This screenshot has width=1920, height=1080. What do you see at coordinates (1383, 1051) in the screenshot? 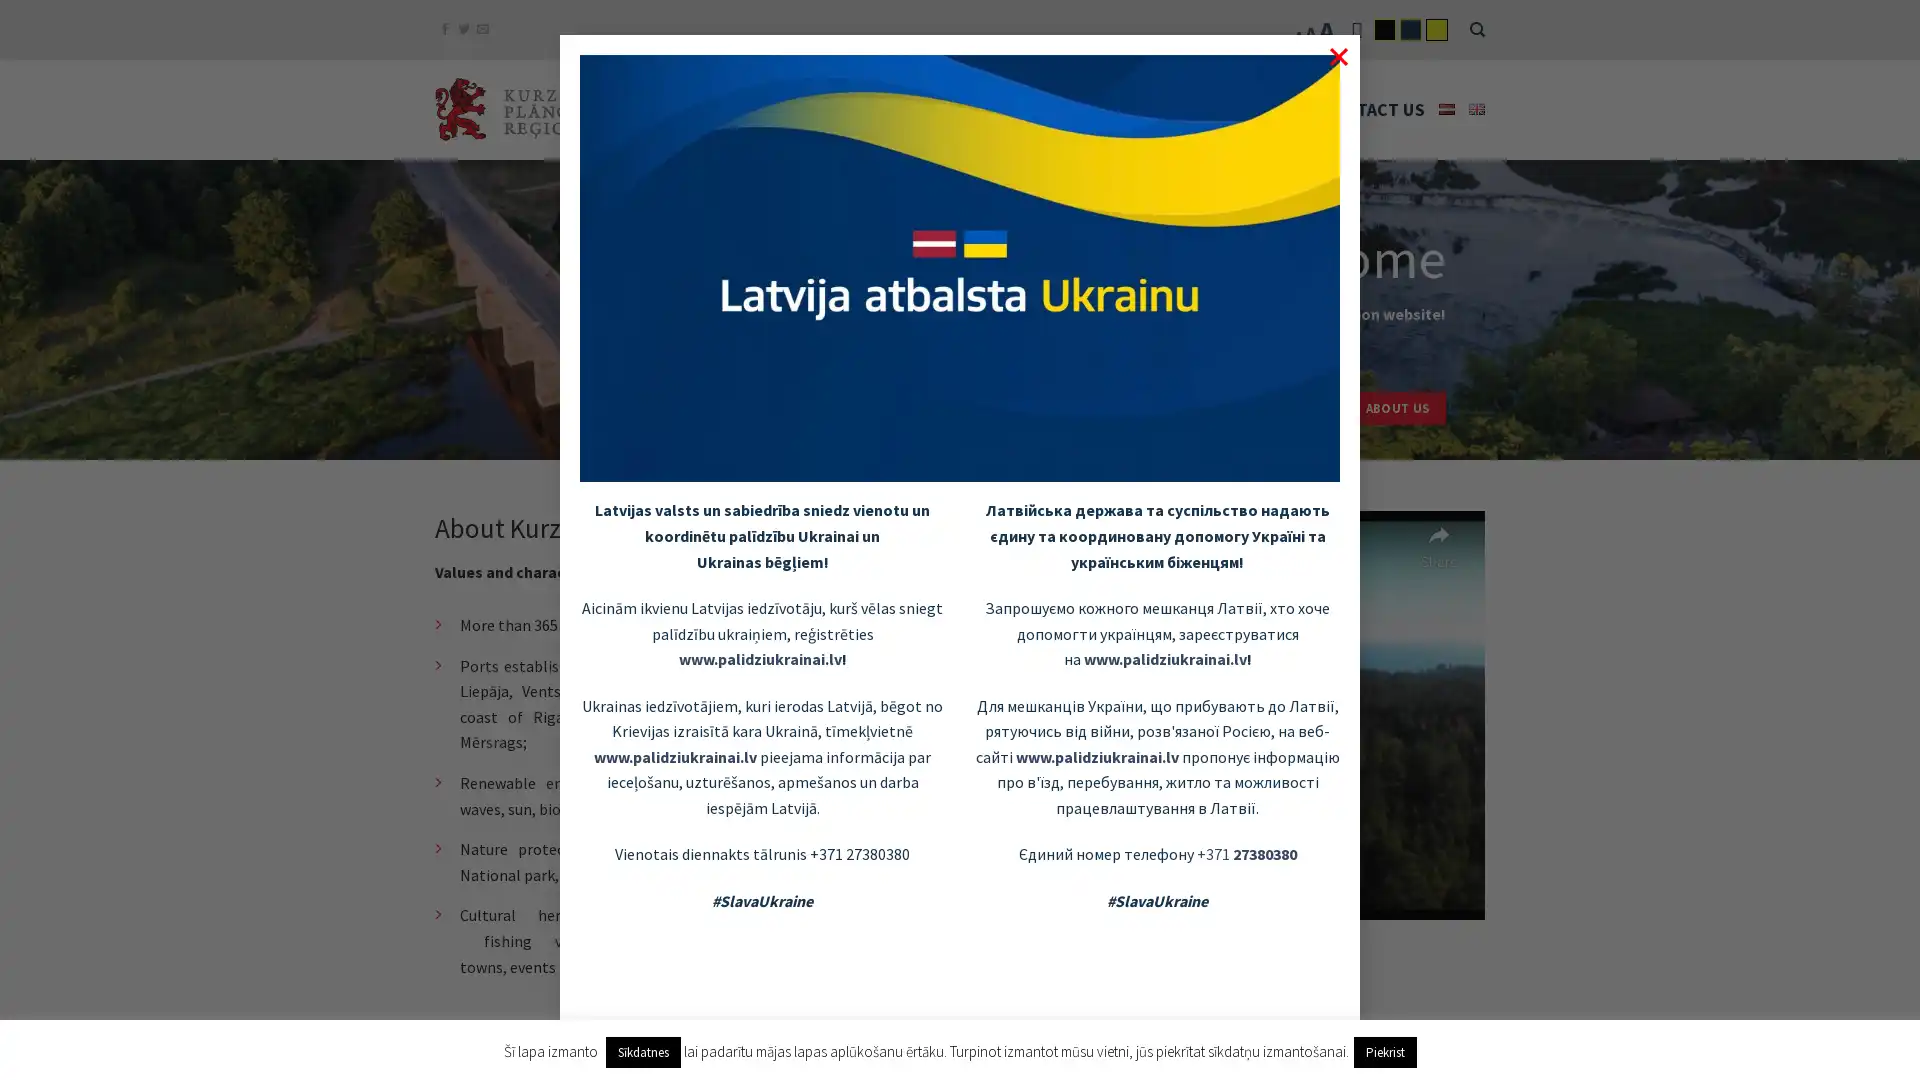
I see `Piekrist` at bounding box center [1383, 1051].